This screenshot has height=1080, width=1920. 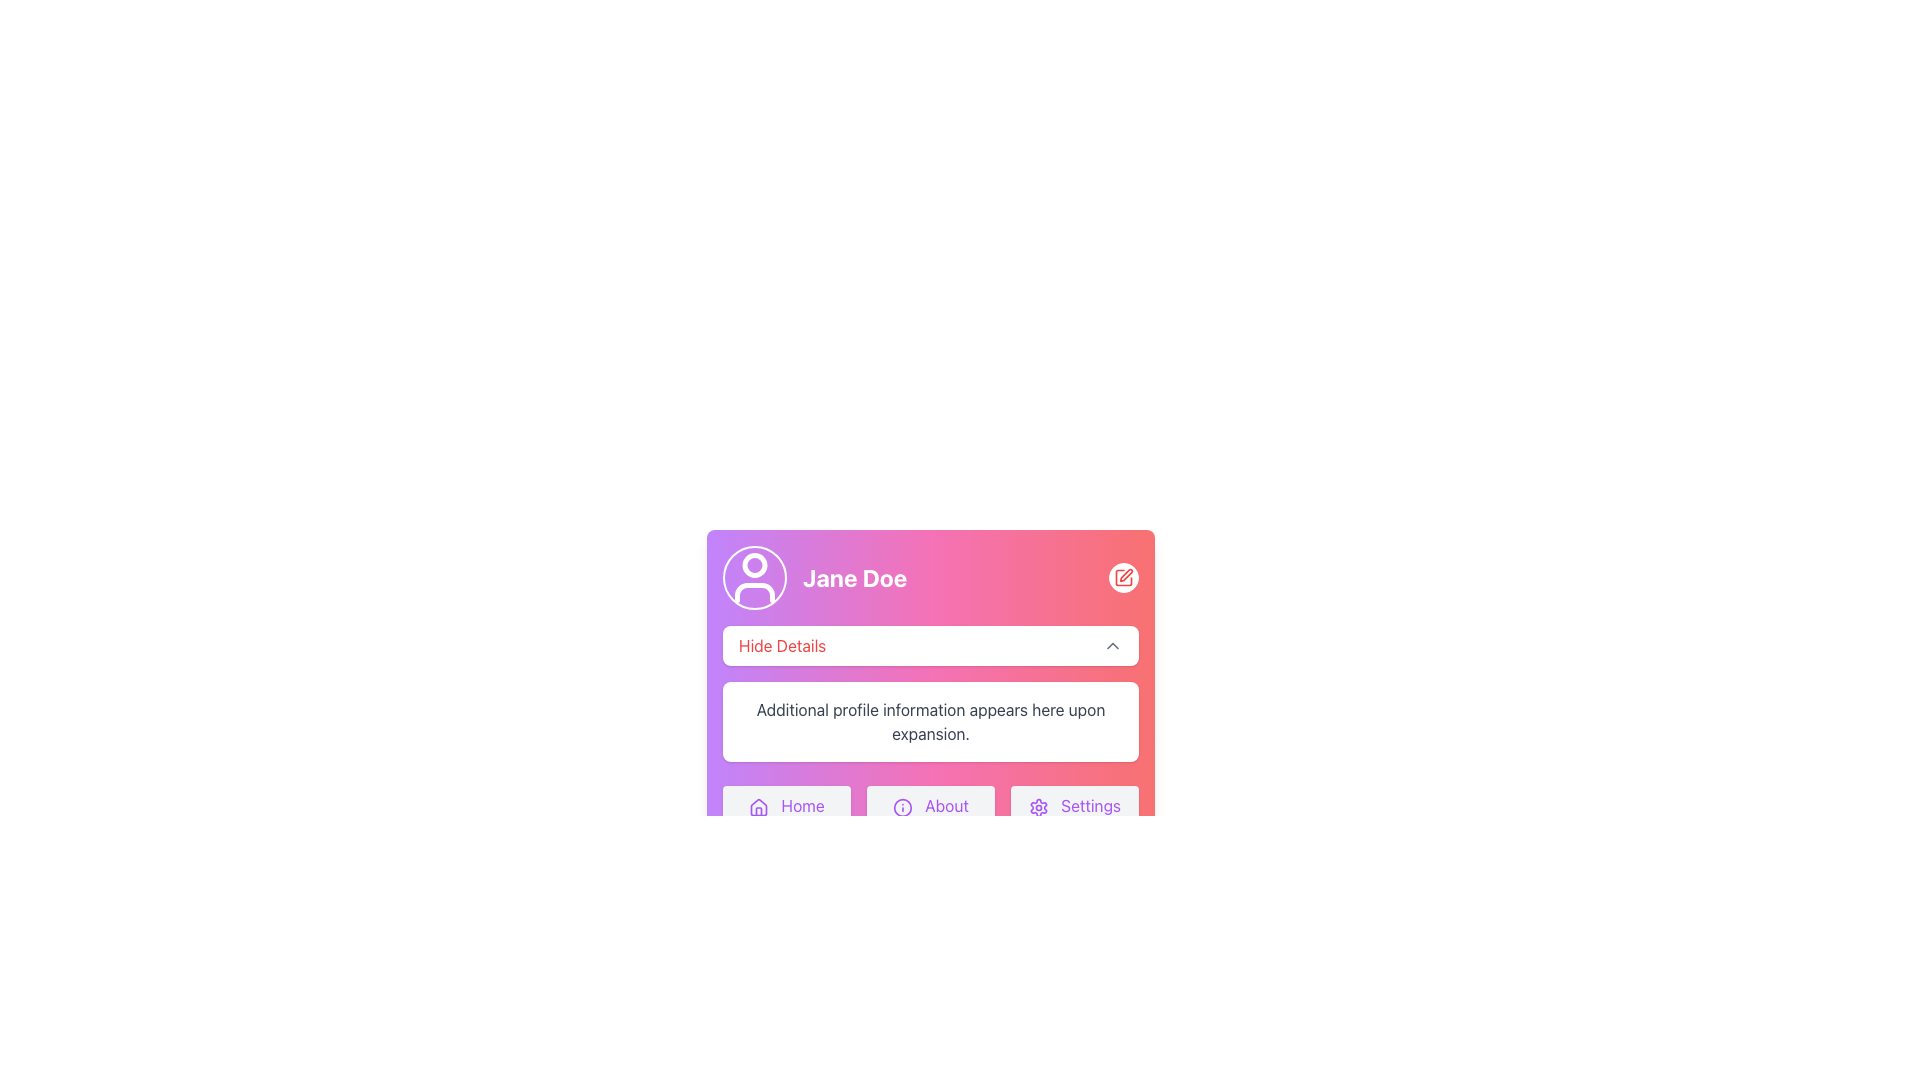 What do you see at coordinates (902, 806) in the screenshot?
I see `the purple outlined circle icon with a question mark inside, which is integrated into the 'About' button in the navigation bar` at bounding box center [902, 806].